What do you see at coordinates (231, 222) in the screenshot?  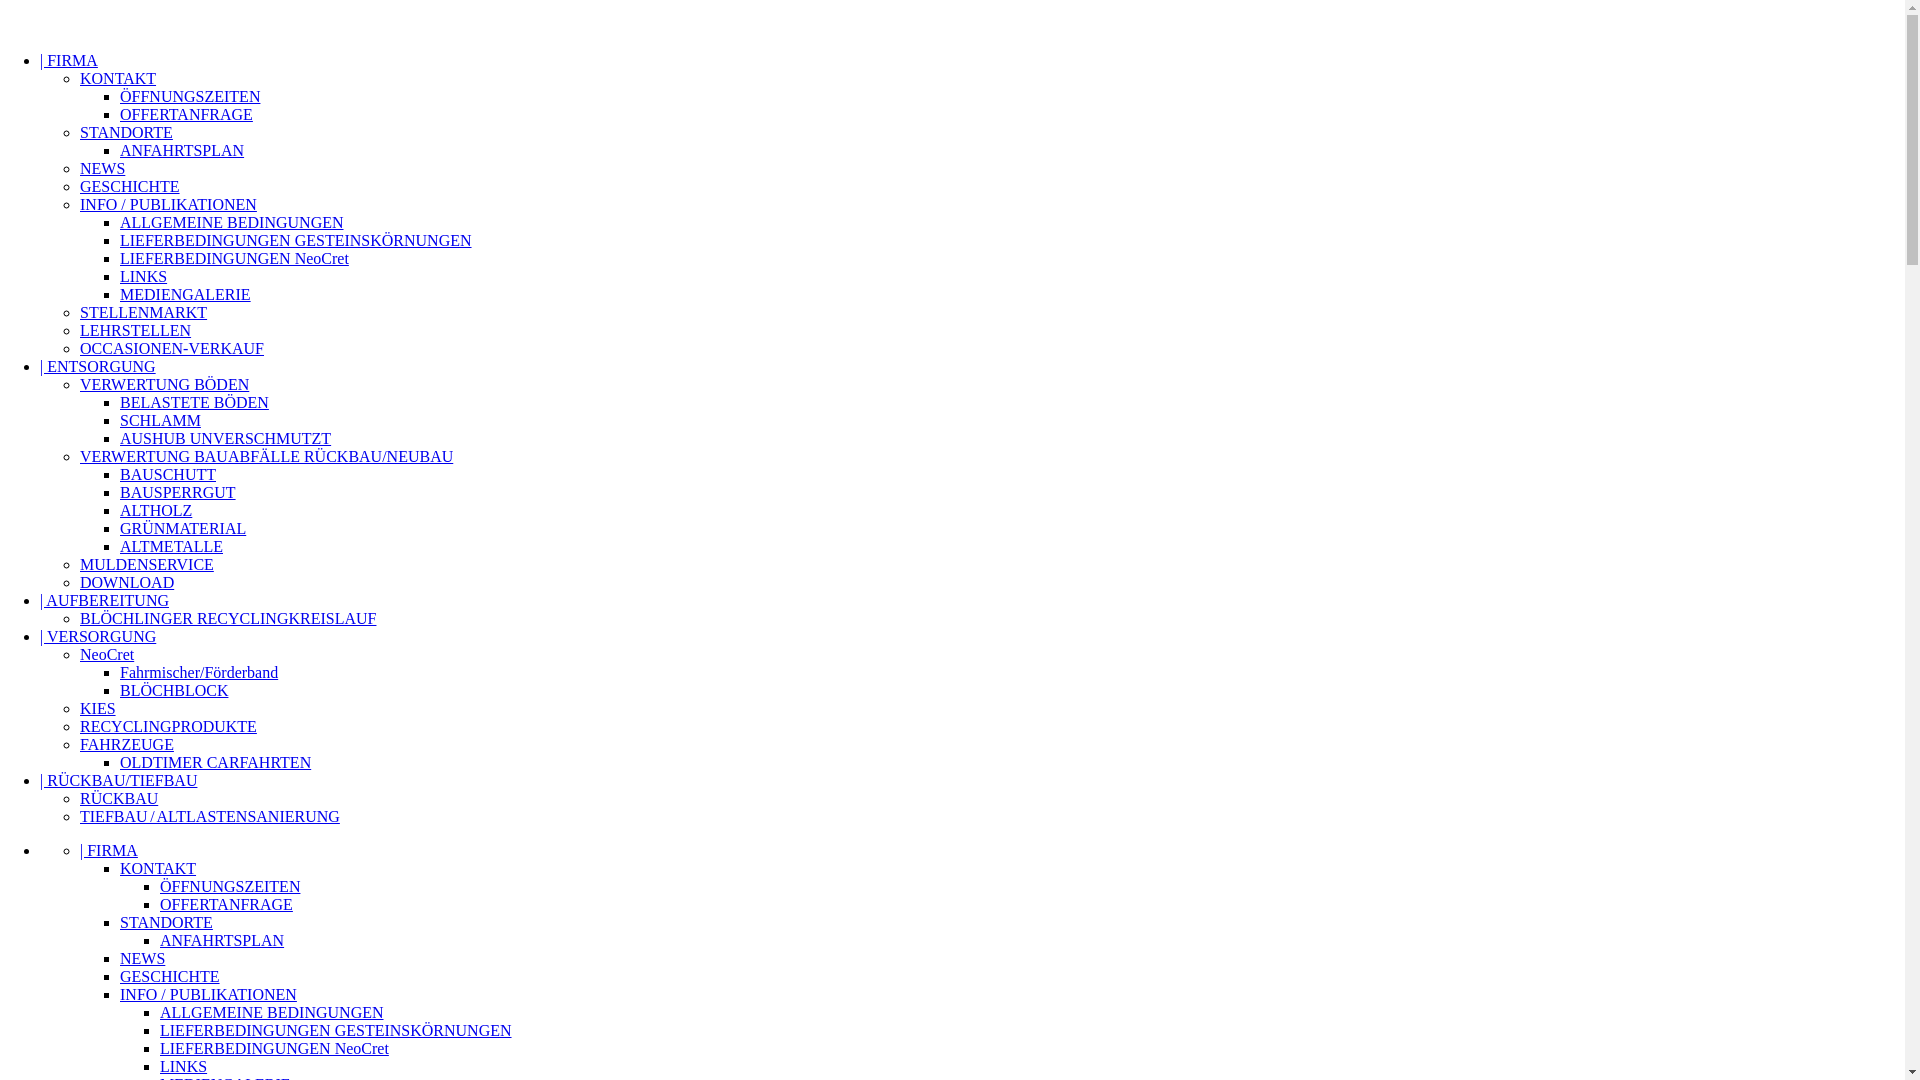 I see `'ALLGEMEINE BEDINGUNGEN'` at bounding box center [231, 222].